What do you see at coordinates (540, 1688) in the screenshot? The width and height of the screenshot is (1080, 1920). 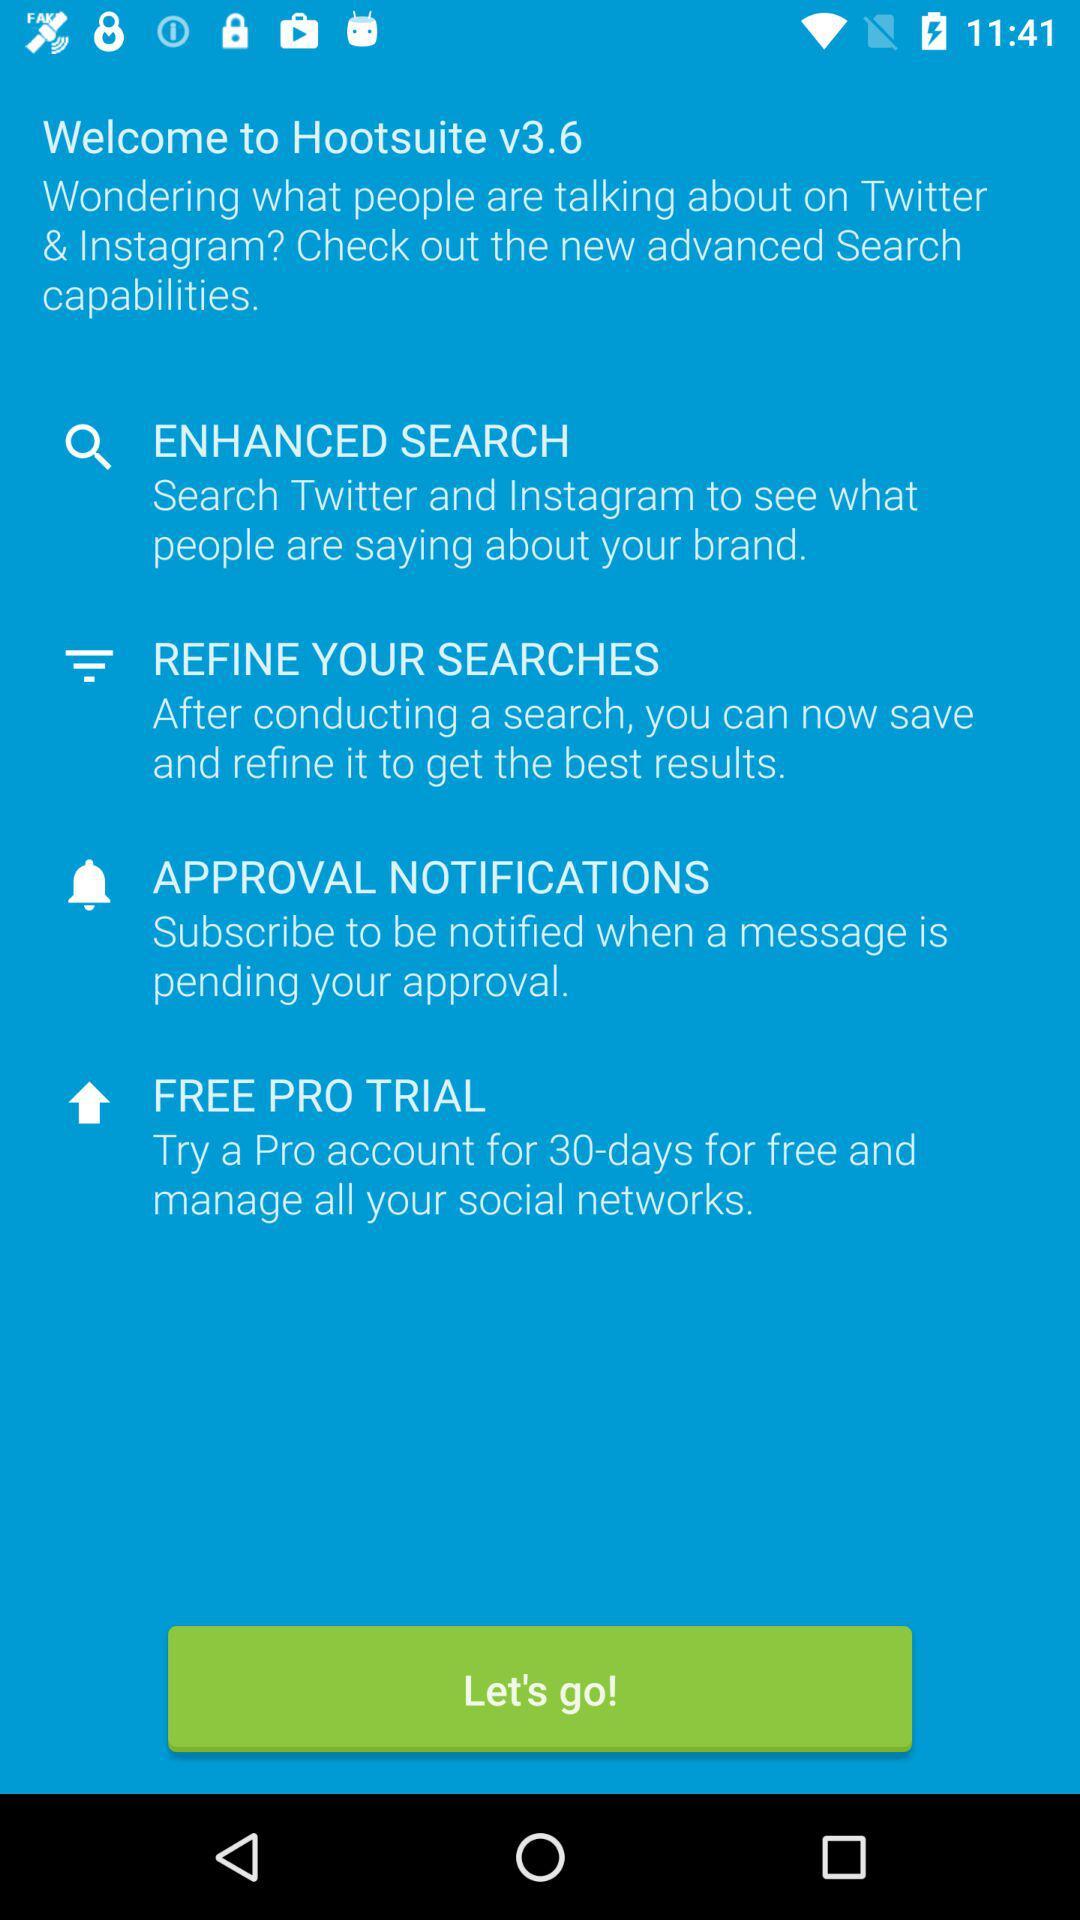 I see `lets go at the bottom of the page` at bounding box center [540, 1688].